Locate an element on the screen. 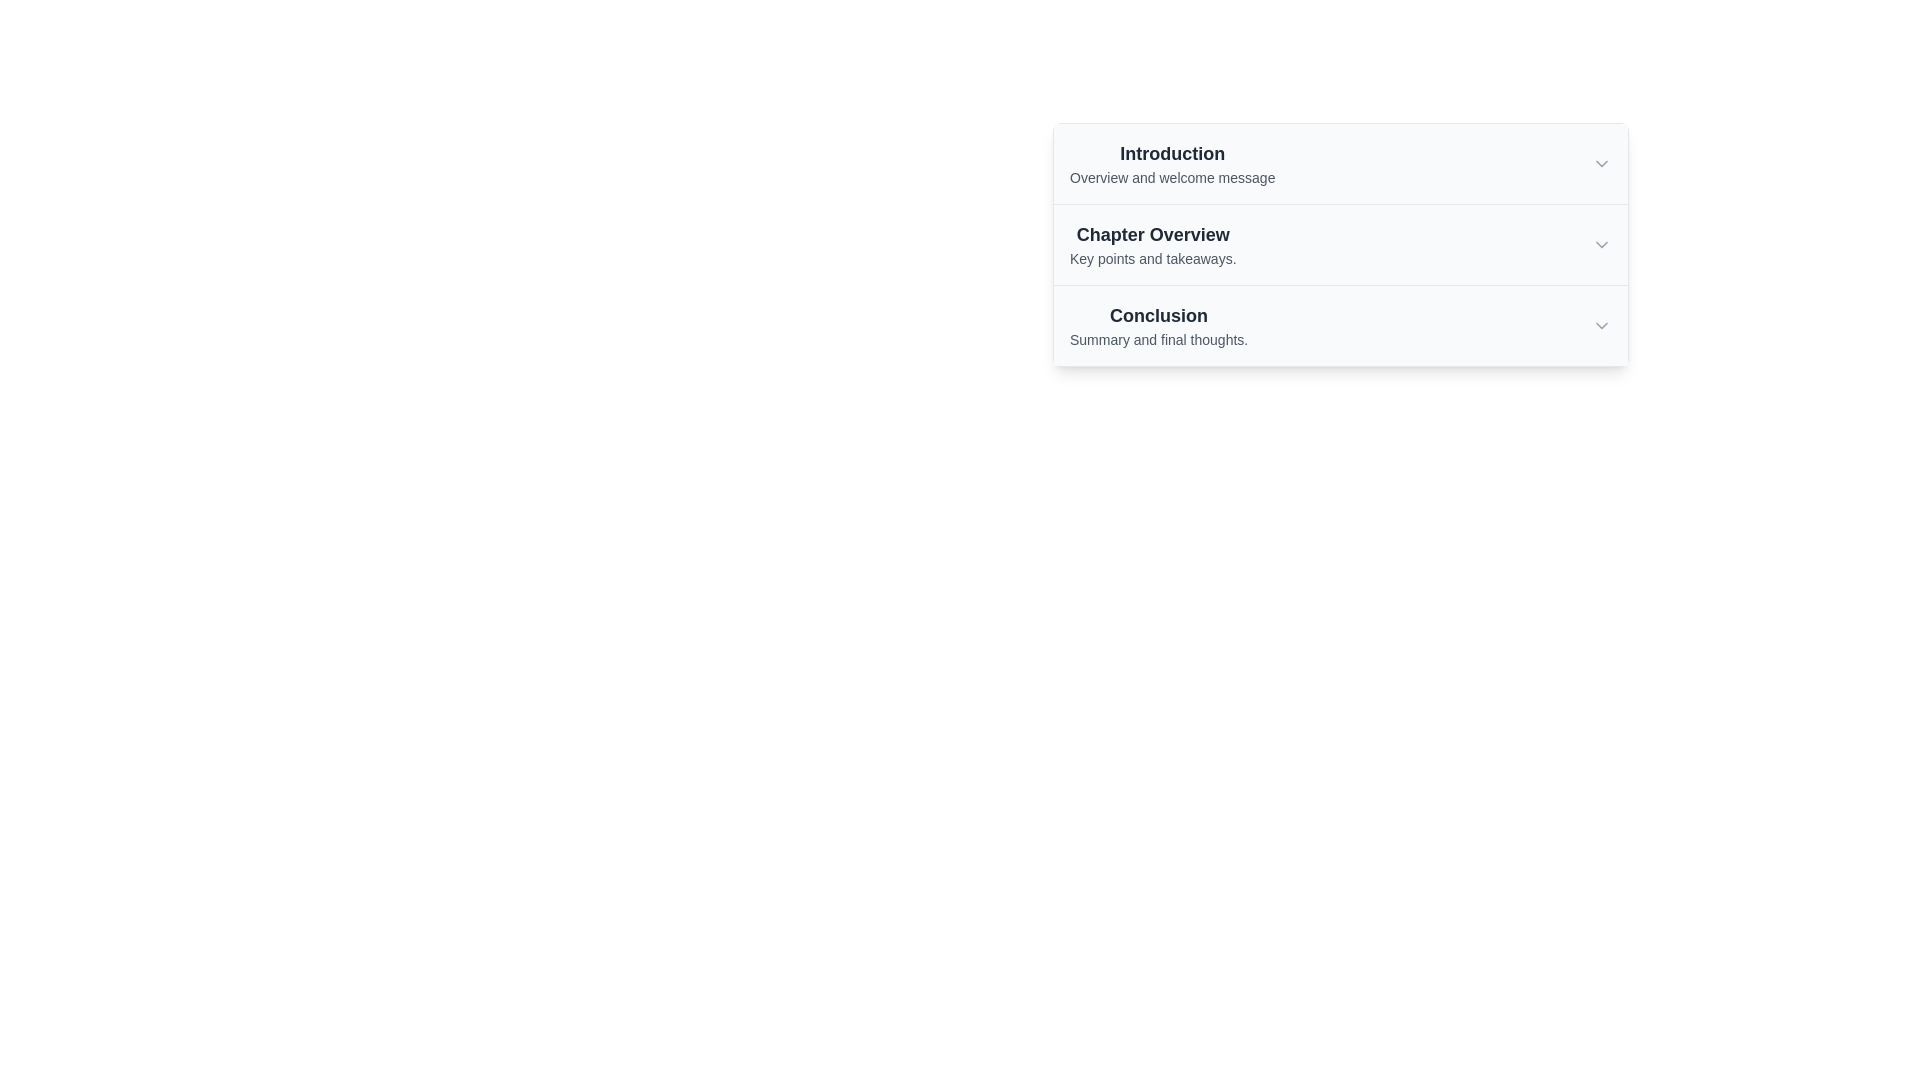 This screenshot has width=1920, height=1080. header text label indicating the overview of a chapter, located in the middle section of the dropdown list between 'Introduction' and 'Conclusion' is located at coordinates (1153, 234).